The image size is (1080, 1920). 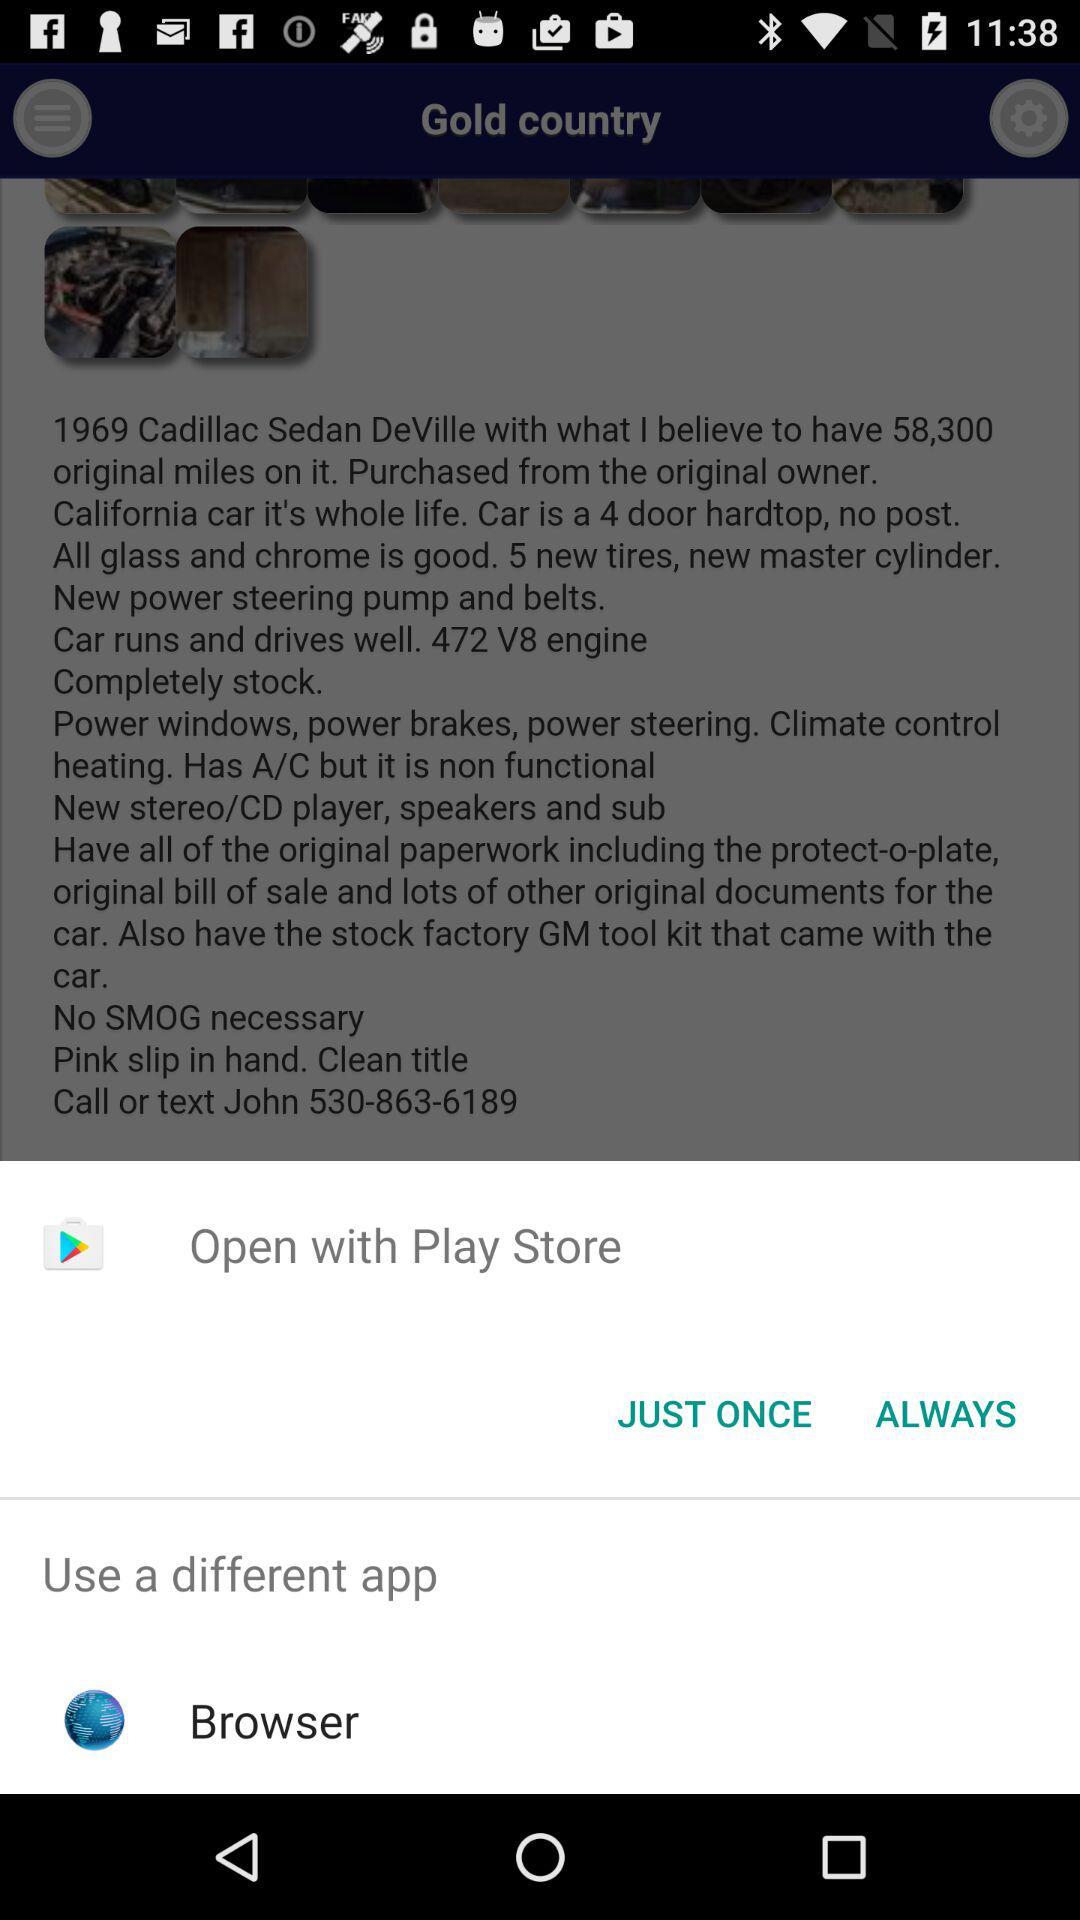 What do you see at coordinates (540, 1572) in the screenshot?
I see `the use a different icon` at bounding box center [540, 1572].